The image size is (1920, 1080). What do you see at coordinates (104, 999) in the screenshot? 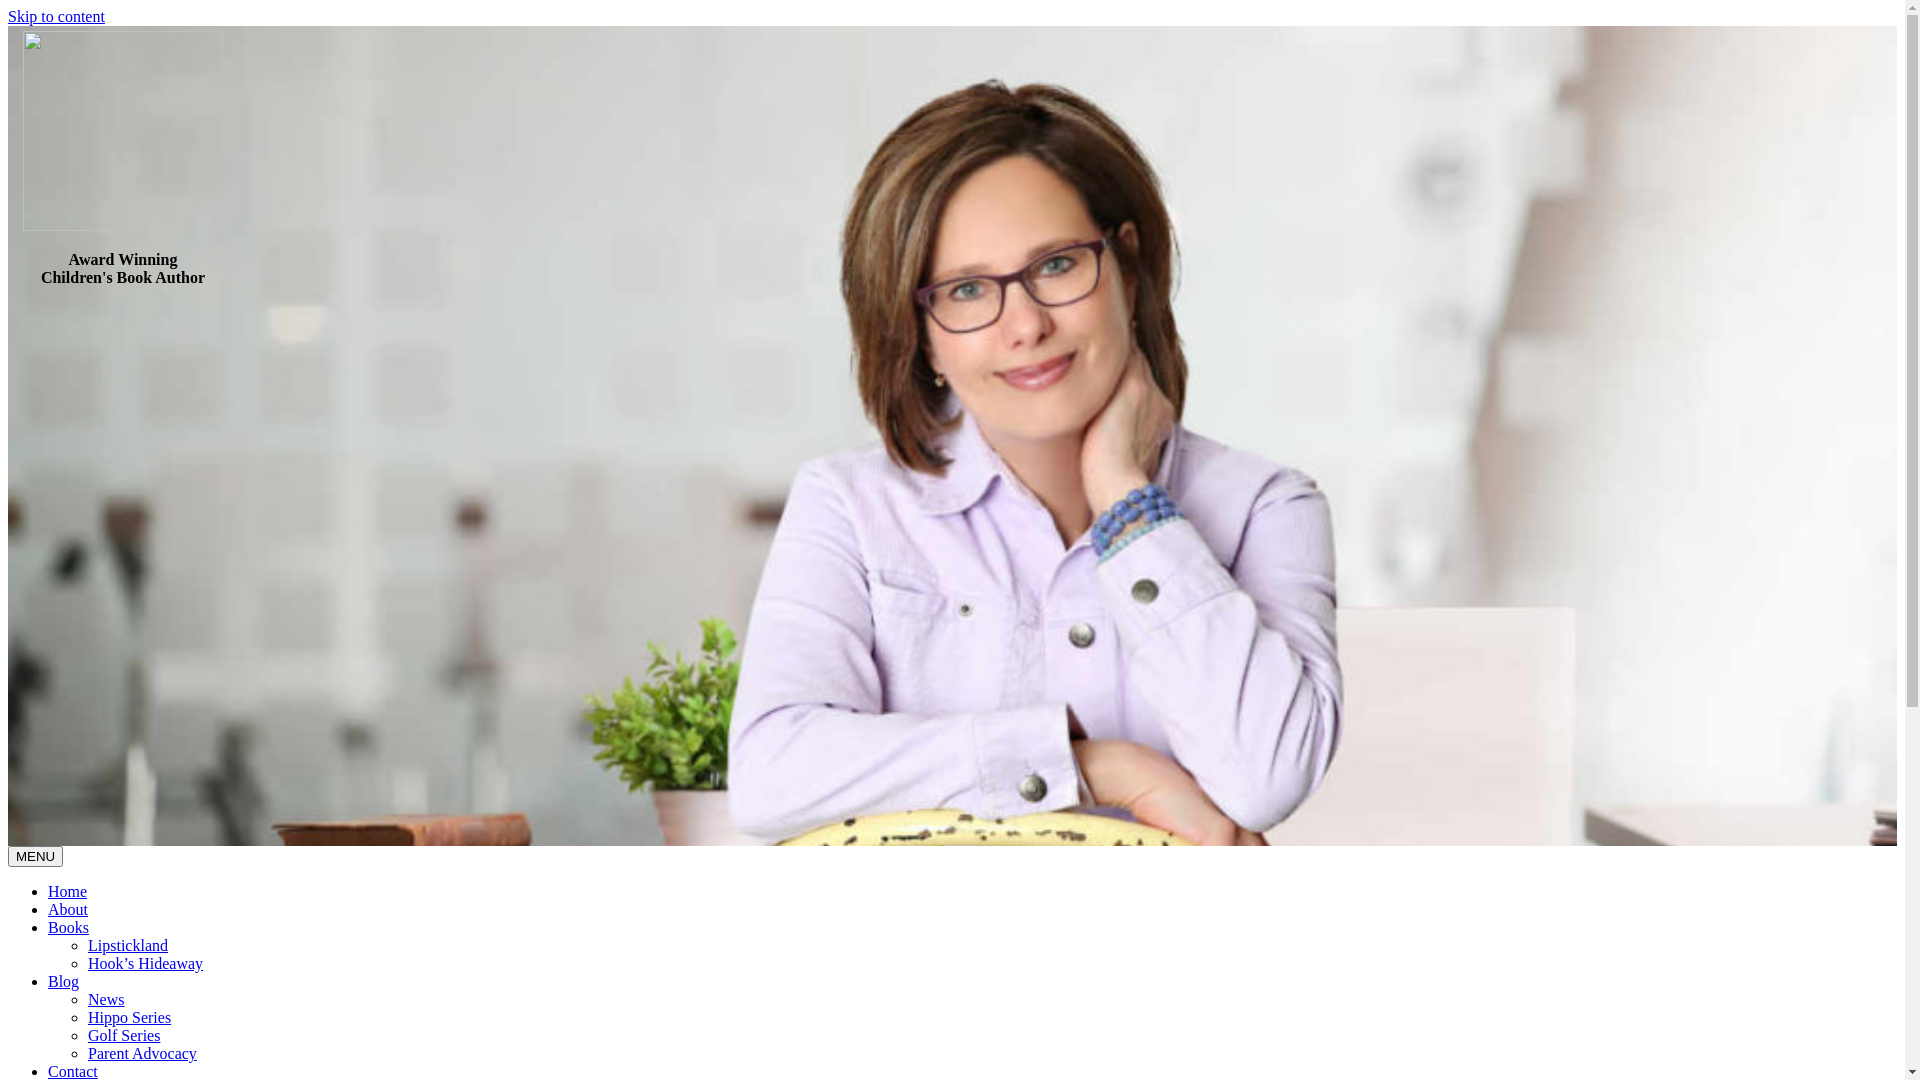
I see `'News'` at bounding box center [104, 999].